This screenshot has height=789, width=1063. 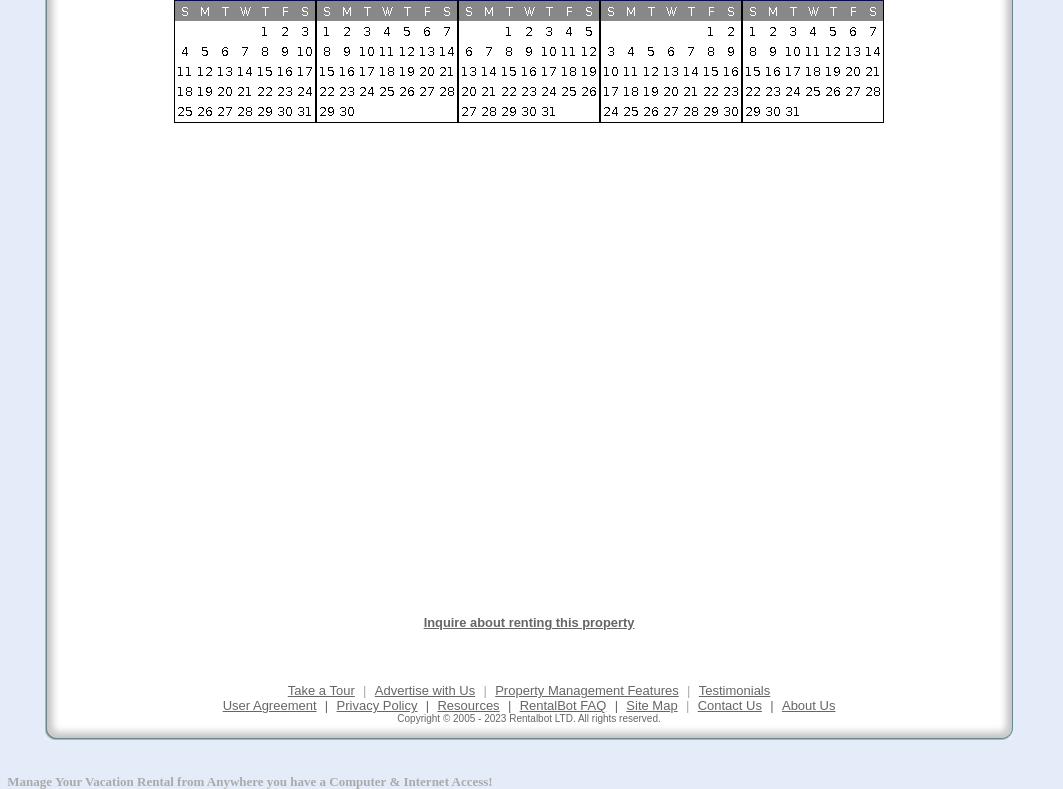 I want to click on 'Contact Us', so click(x=696, y=704).